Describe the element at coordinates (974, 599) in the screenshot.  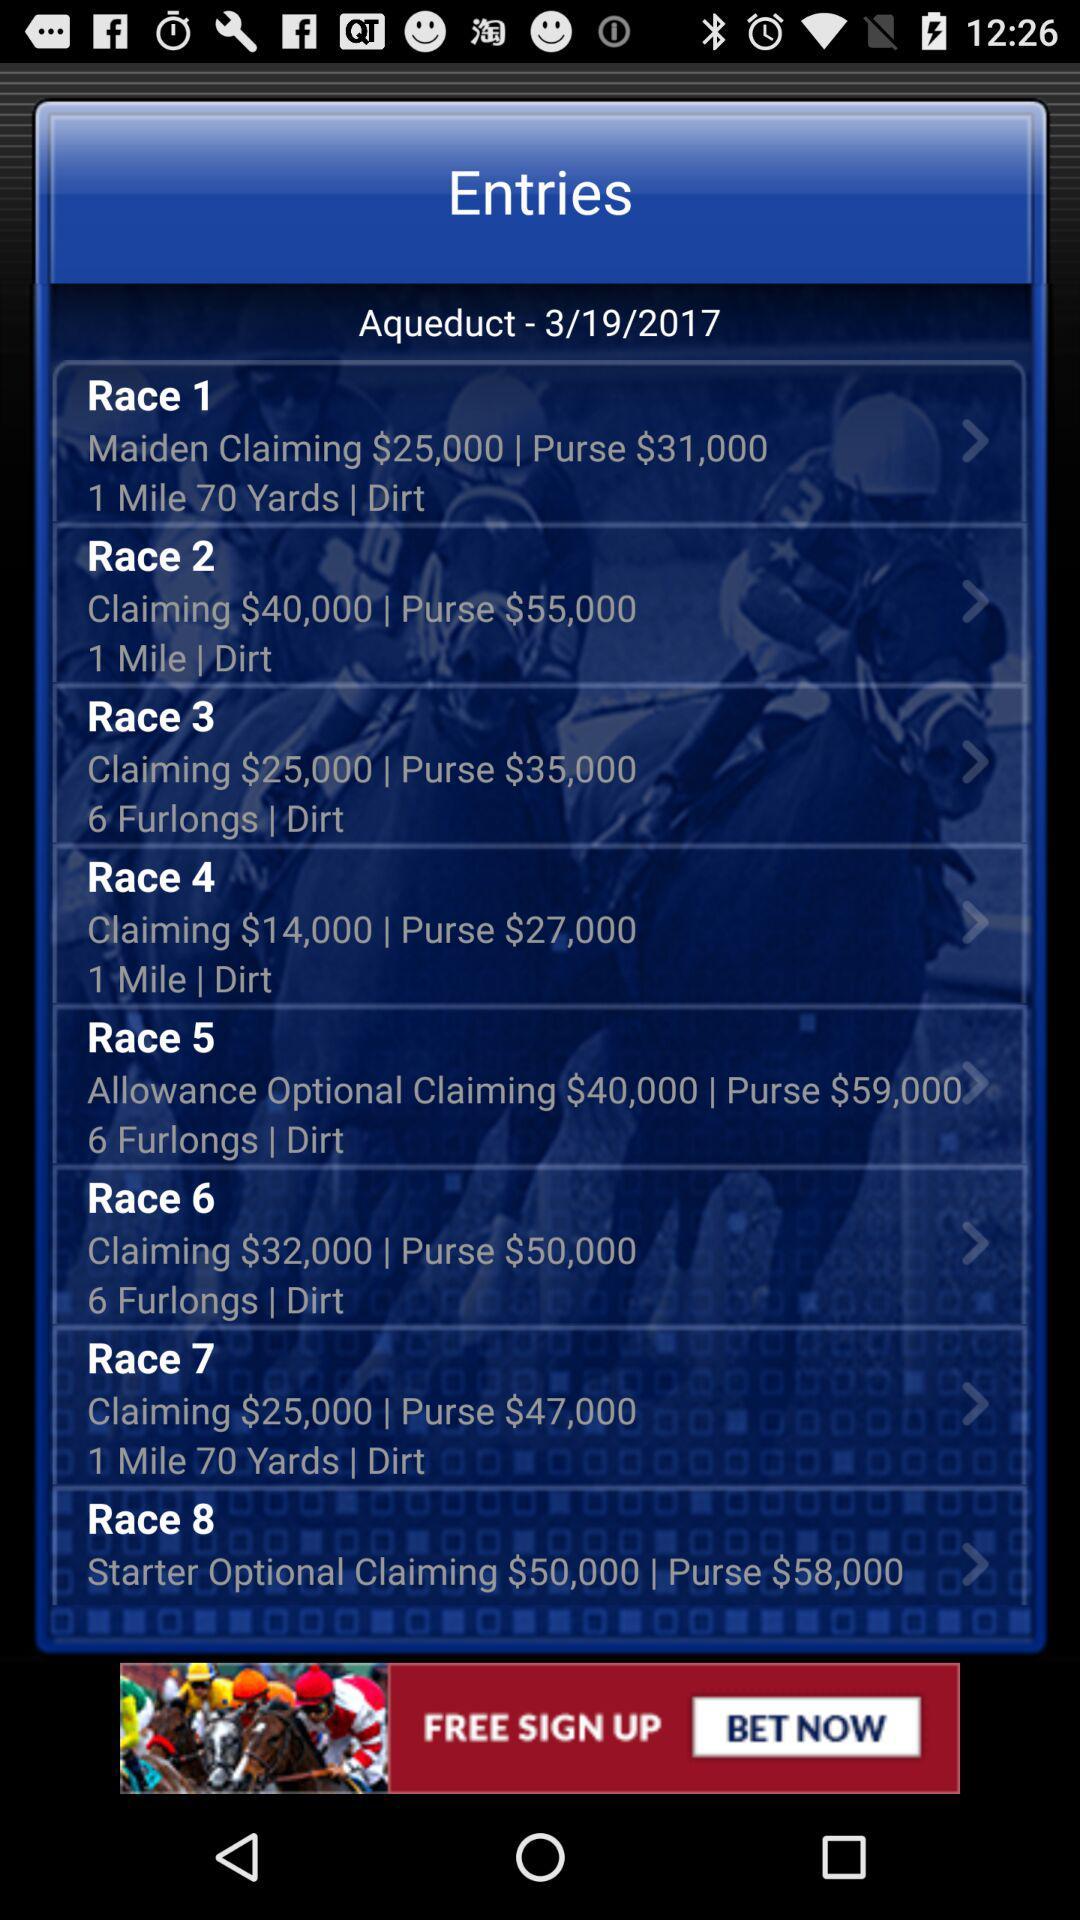
I see `the arrow icon beside race 2 text` at that location.